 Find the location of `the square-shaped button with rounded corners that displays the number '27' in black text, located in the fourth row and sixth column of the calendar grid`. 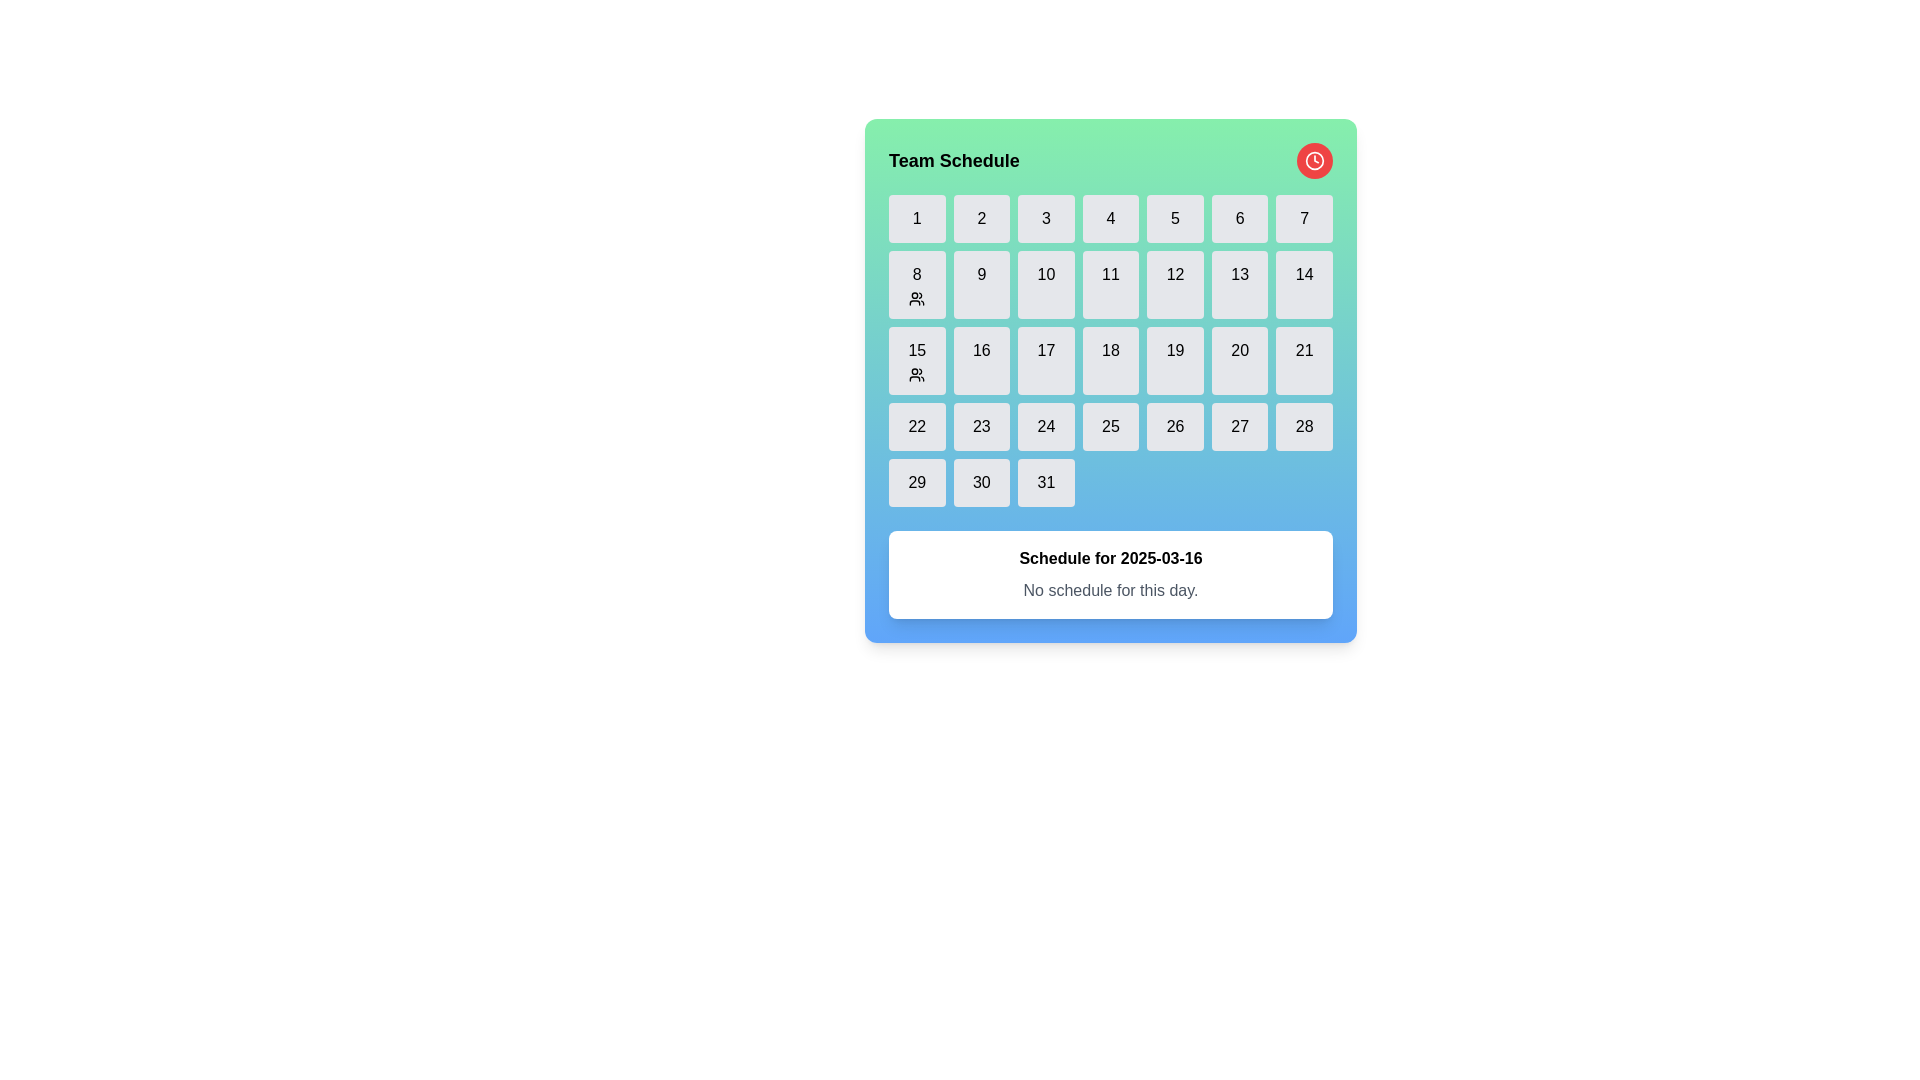

the square-shaped button with rounded corners that displays the number '27' in black text, located in the fourth row and sixth column of the calendar grid is located at coordinates (1238, 426).